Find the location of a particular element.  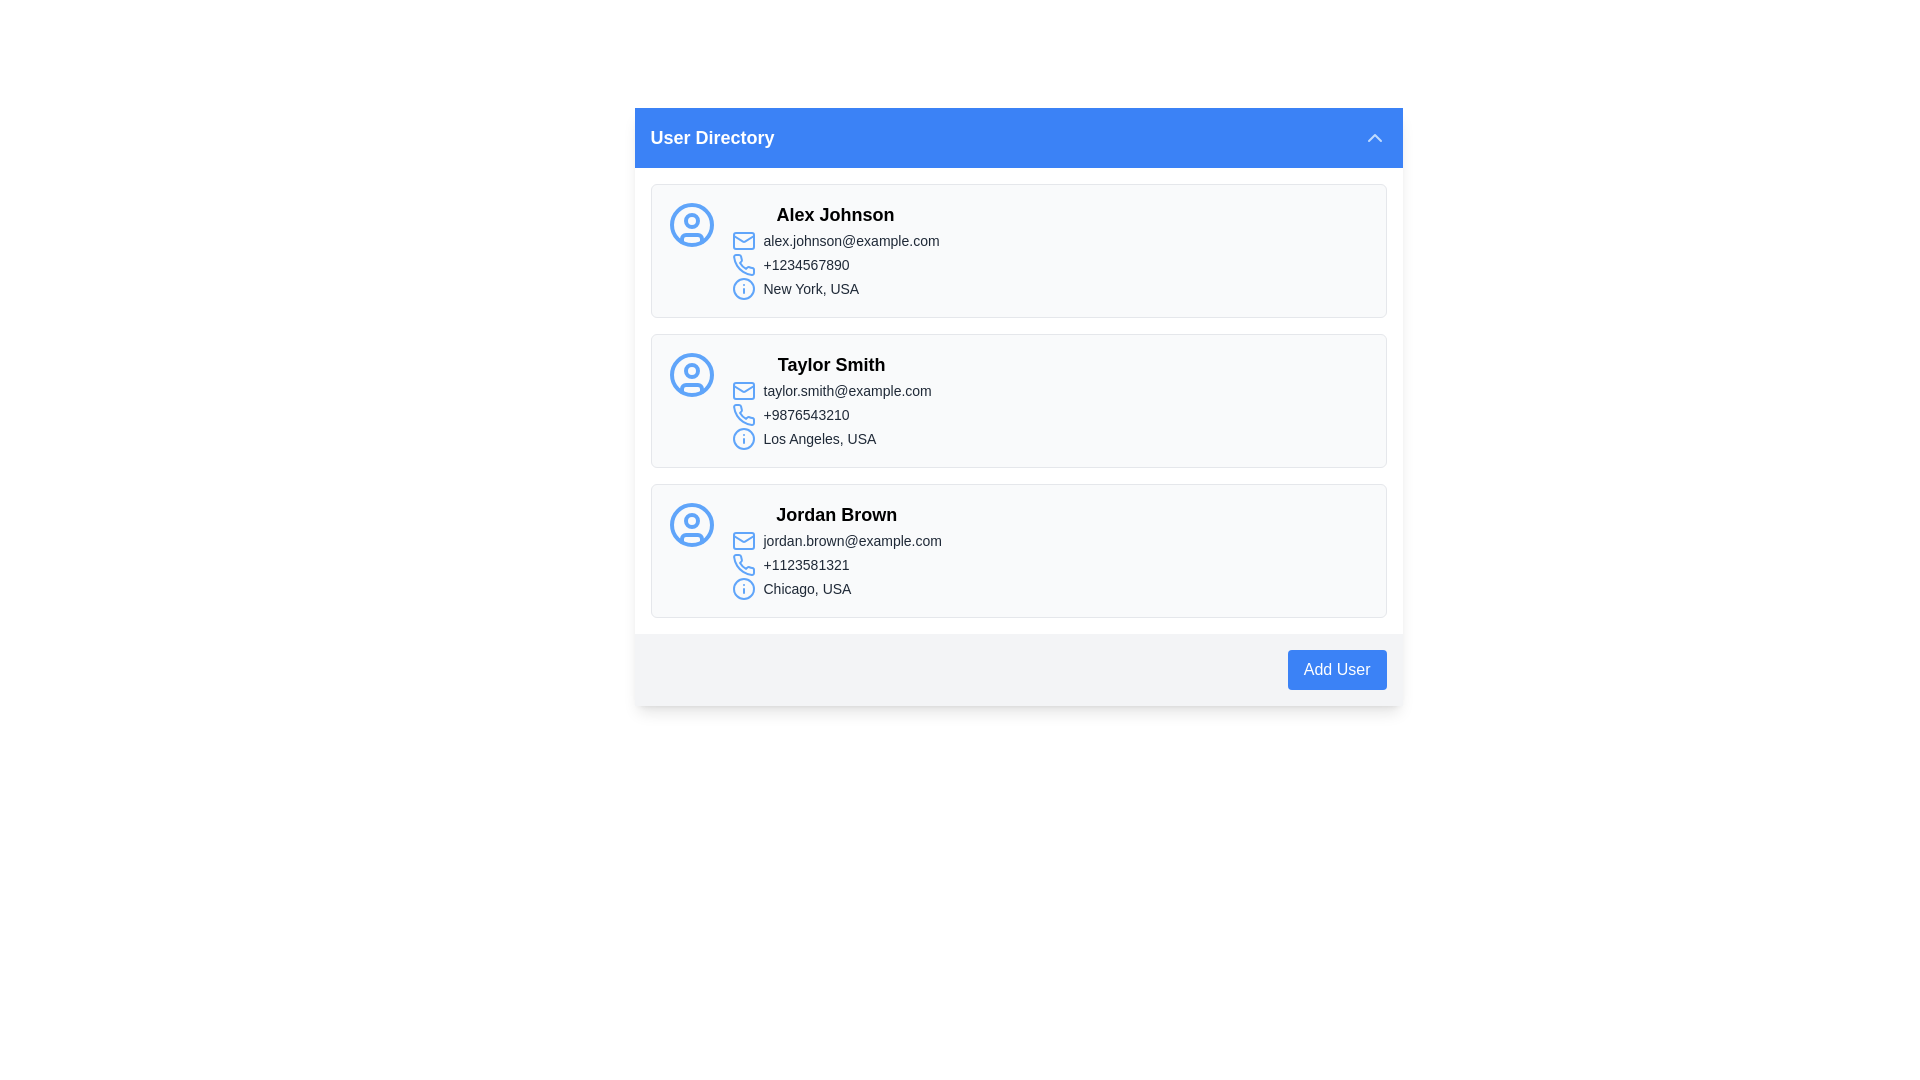

the blue phone icon with a thin outline and rounded edges, located to the left of the phone number '+1123581321' in the contact information display for 'Jordan Brown' is located at coordinates (742, 564).